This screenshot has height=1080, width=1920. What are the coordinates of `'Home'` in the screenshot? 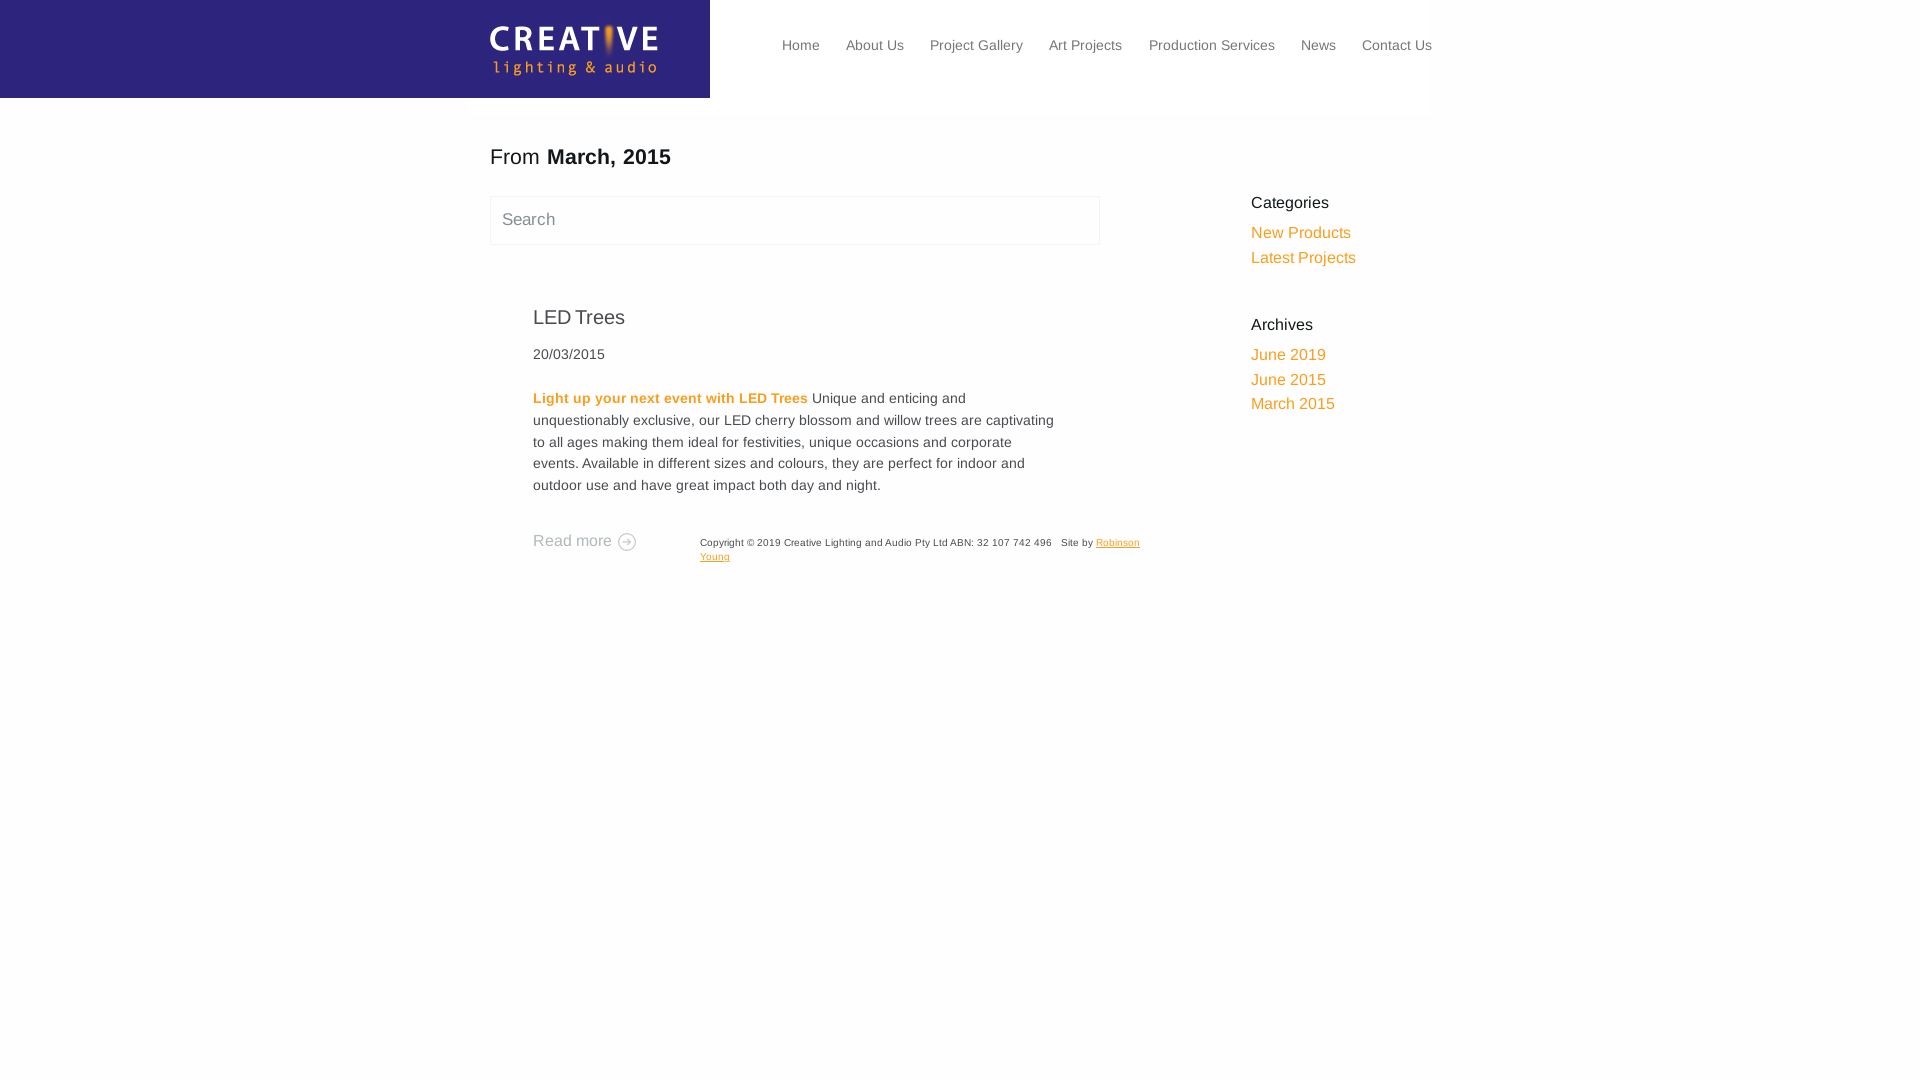 It's located at (469, 53).